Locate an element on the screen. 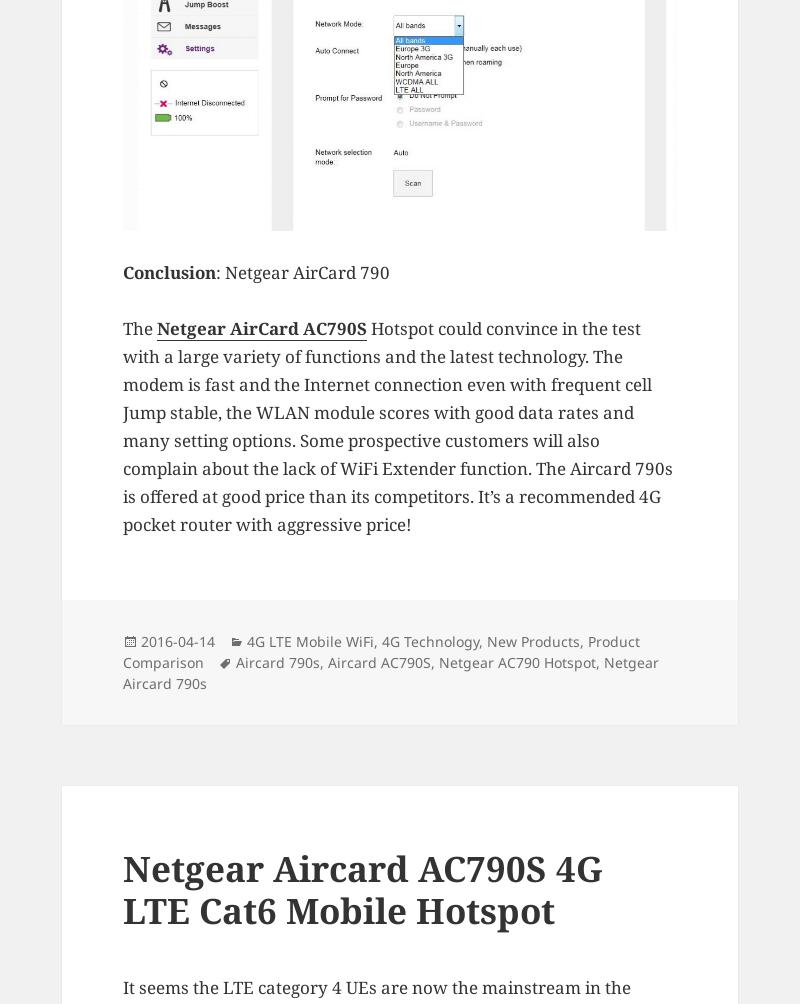 The height and width of the screenshot is (1004, 800). 'Product Comparison' is located at coordinates (380, 649).